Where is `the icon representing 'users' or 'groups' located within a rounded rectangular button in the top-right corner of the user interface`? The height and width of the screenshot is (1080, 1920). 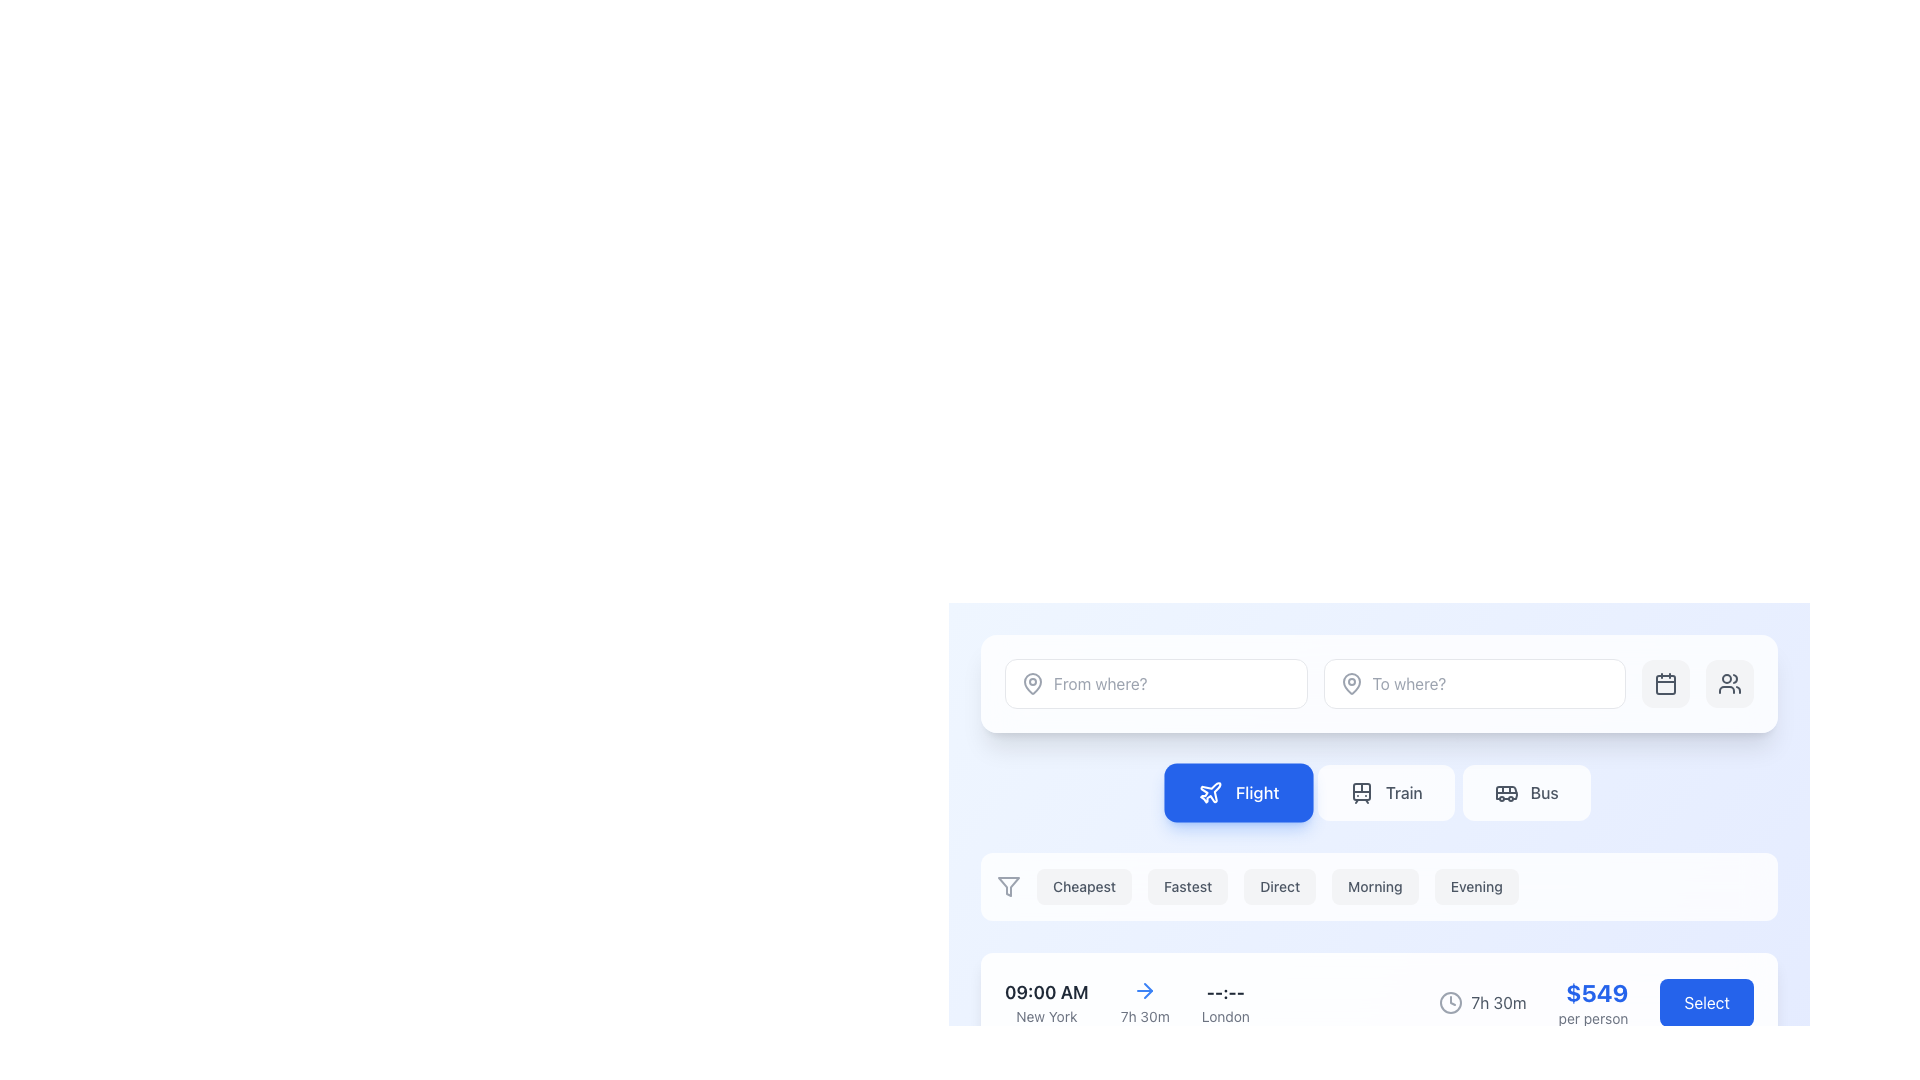
the icon representing 'users' or 'groups' located within a rounded rectangular button in the top-right corner of the user interface is located at coordinates (1728, 682).